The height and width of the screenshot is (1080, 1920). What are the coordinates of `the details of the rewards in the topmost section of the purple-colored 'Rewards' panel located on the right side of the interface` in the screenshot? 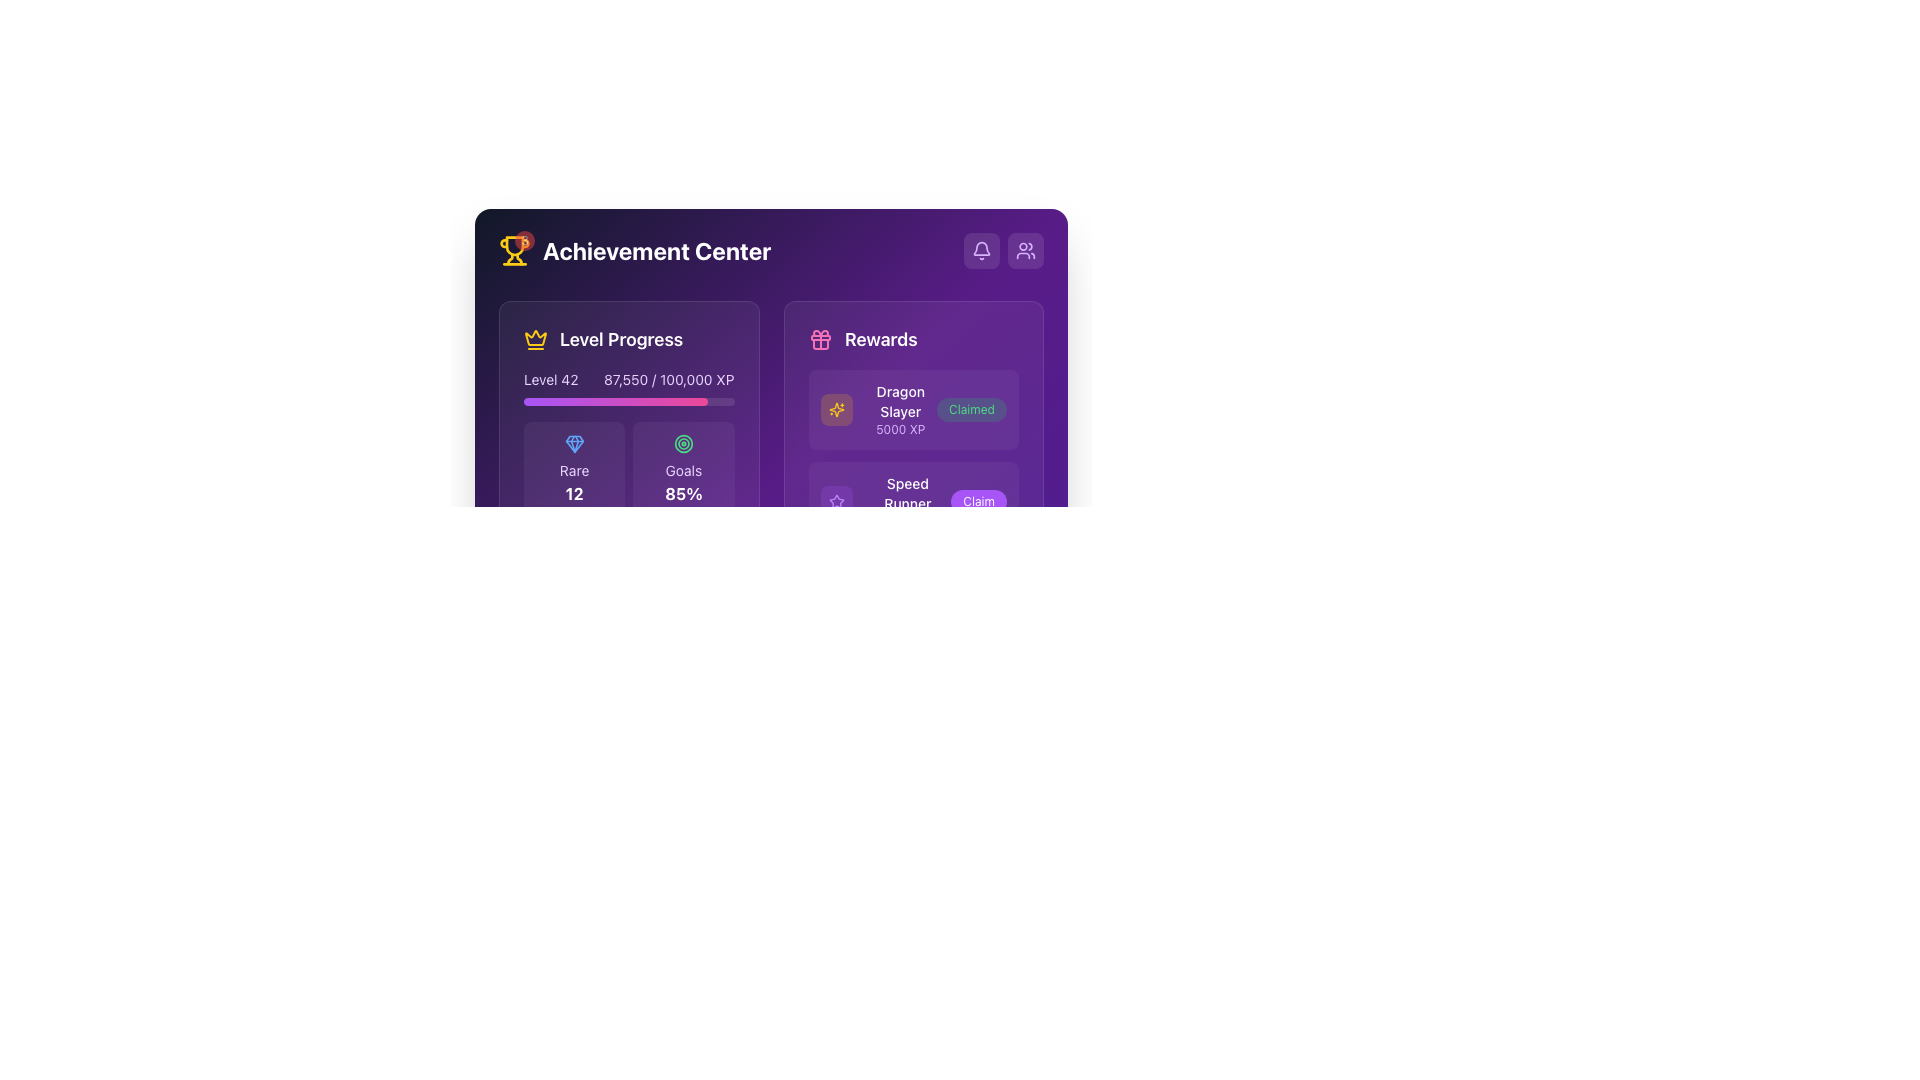 It's located at (912, 479).